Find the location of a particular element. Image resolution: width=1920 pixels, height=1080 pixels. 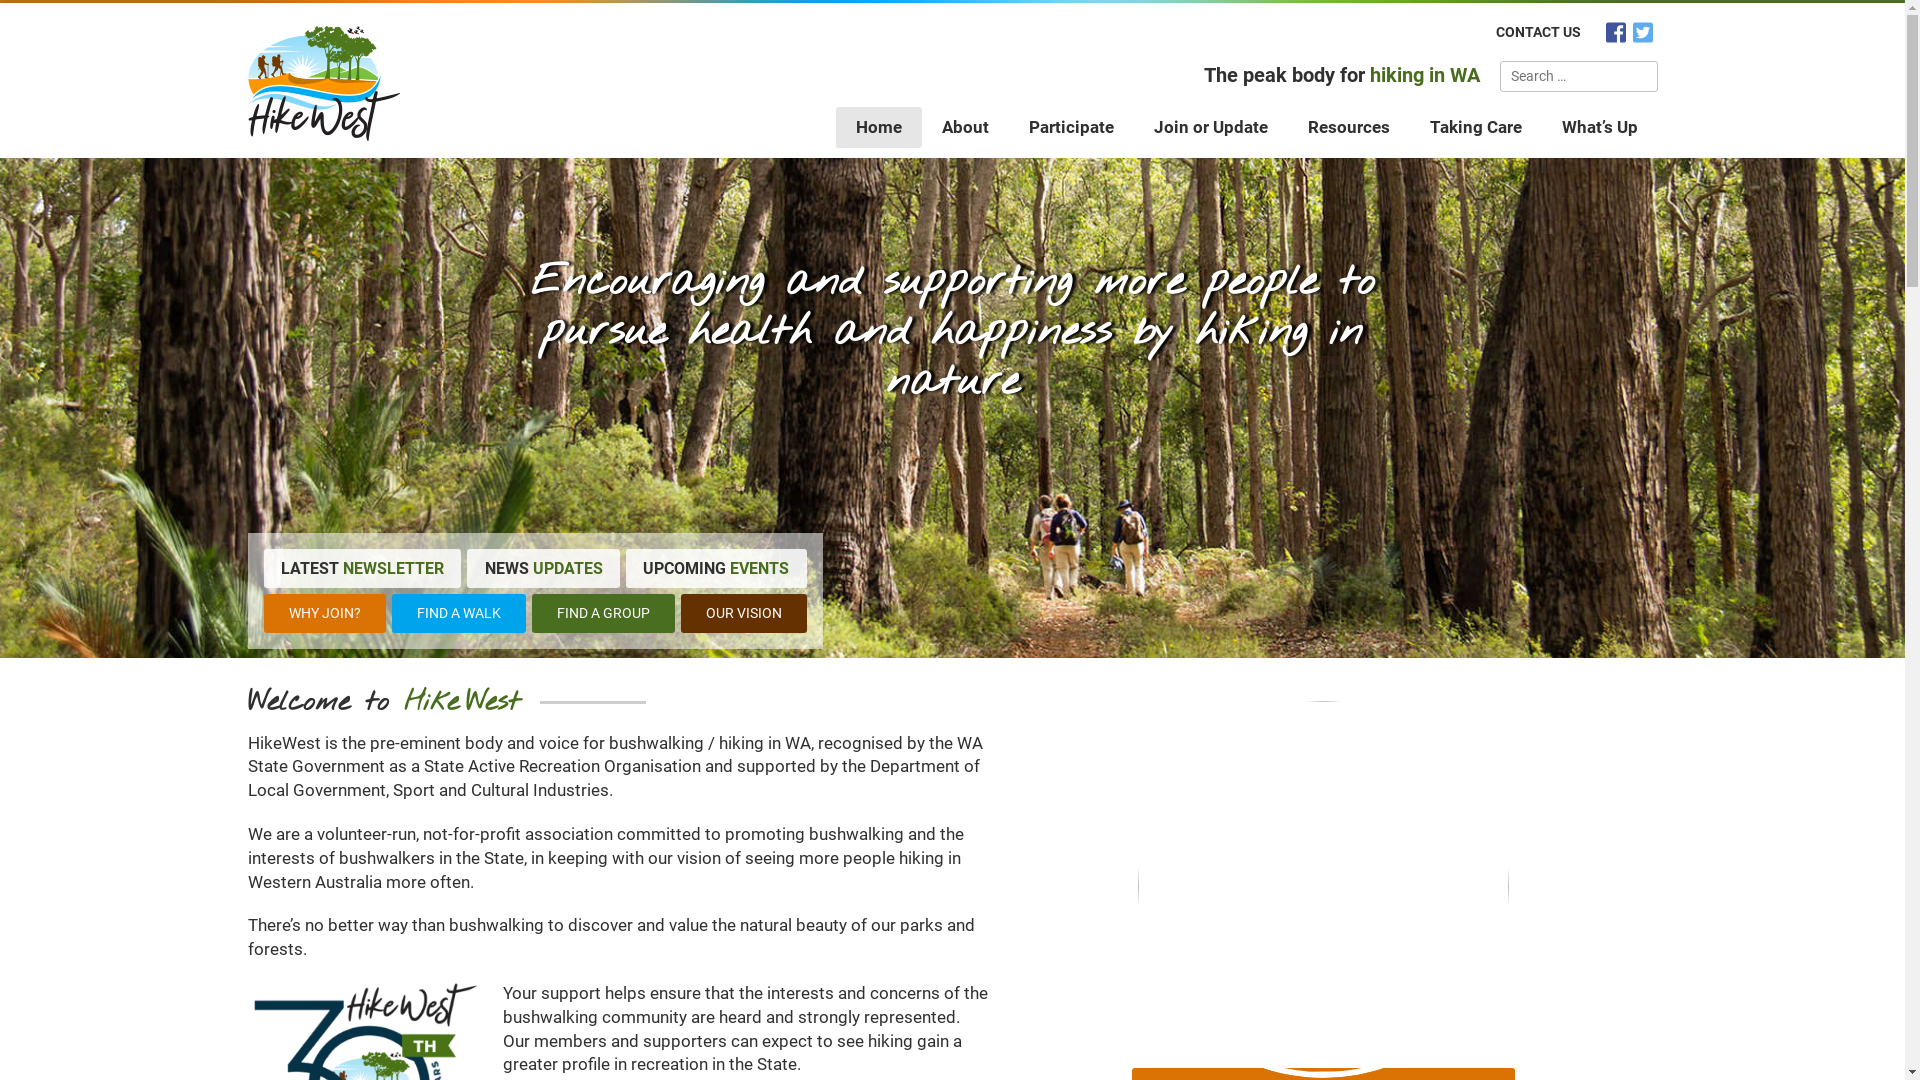

'Participate' is located at coordinates (1069, 126).